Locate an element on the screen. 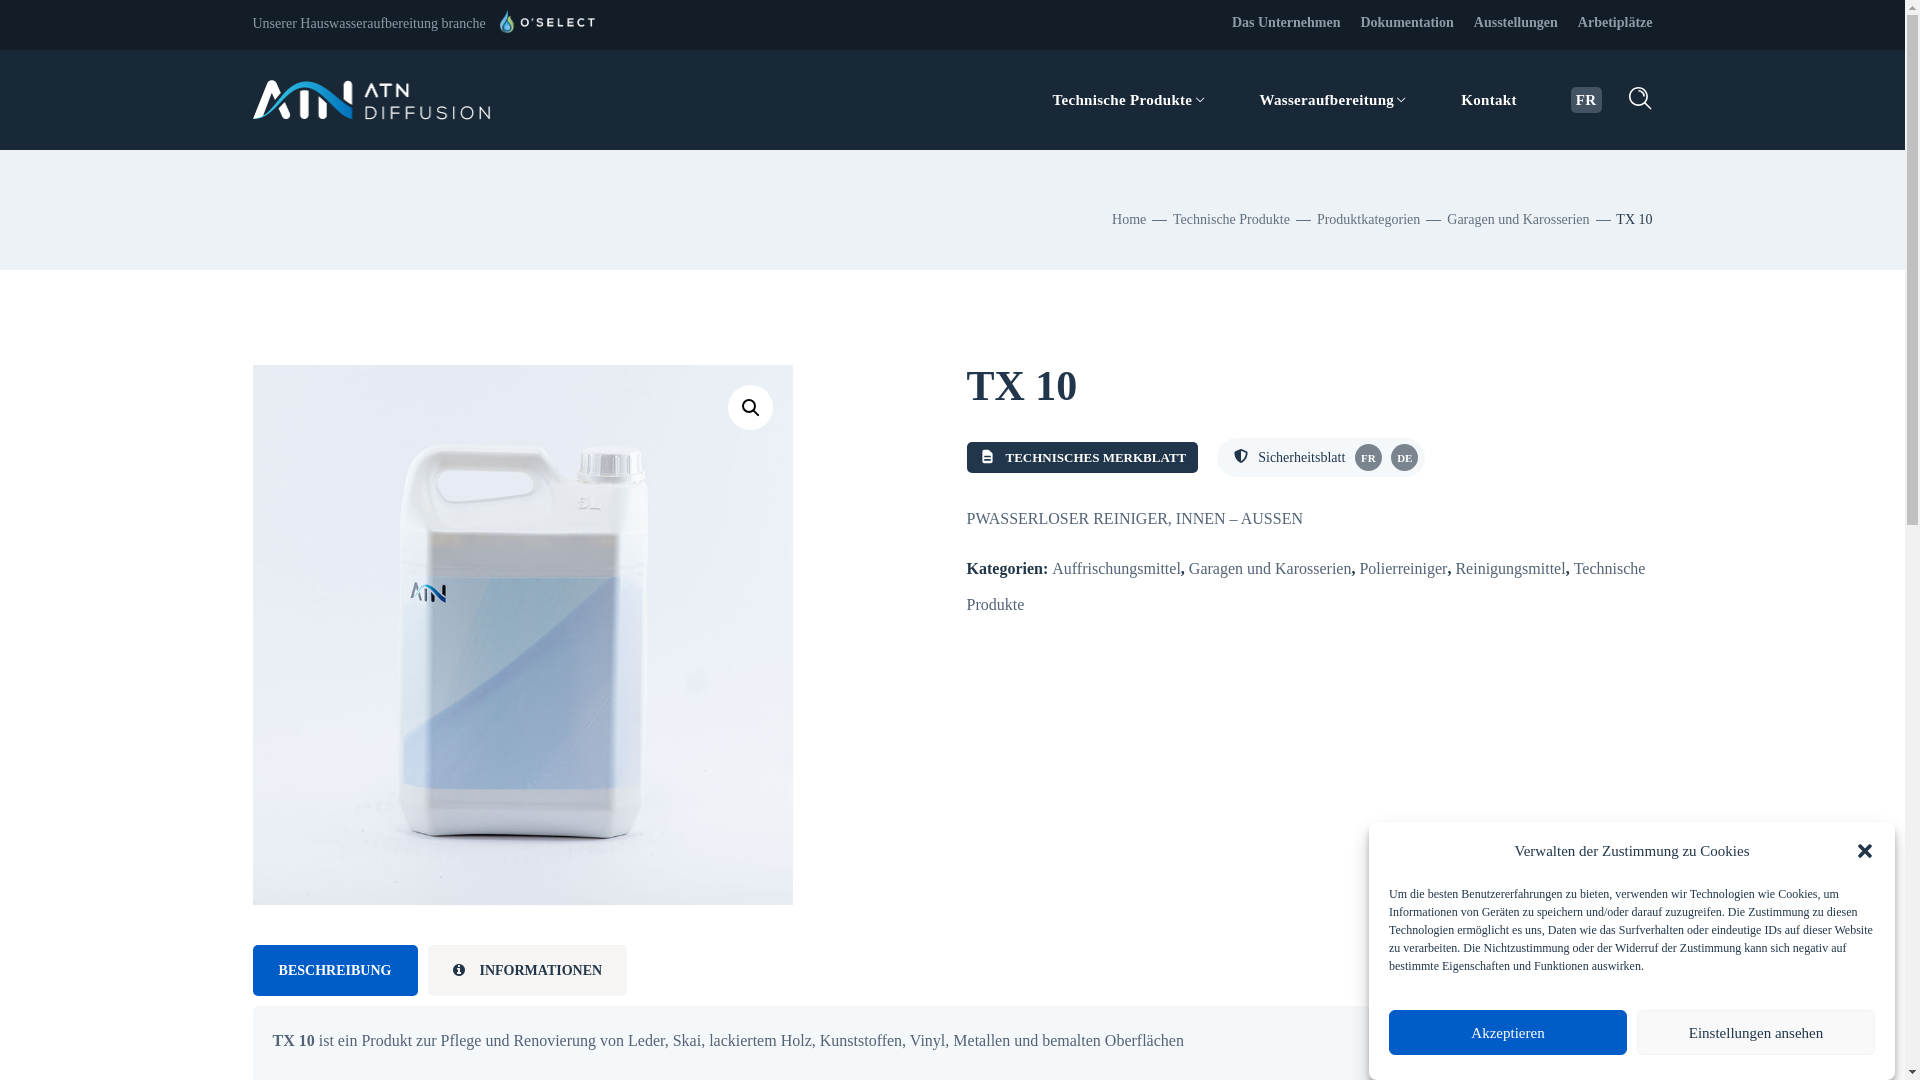 The image size is (1920, 1080). 'Auffrischungsmittel' is located at coordinates (1115, 568).